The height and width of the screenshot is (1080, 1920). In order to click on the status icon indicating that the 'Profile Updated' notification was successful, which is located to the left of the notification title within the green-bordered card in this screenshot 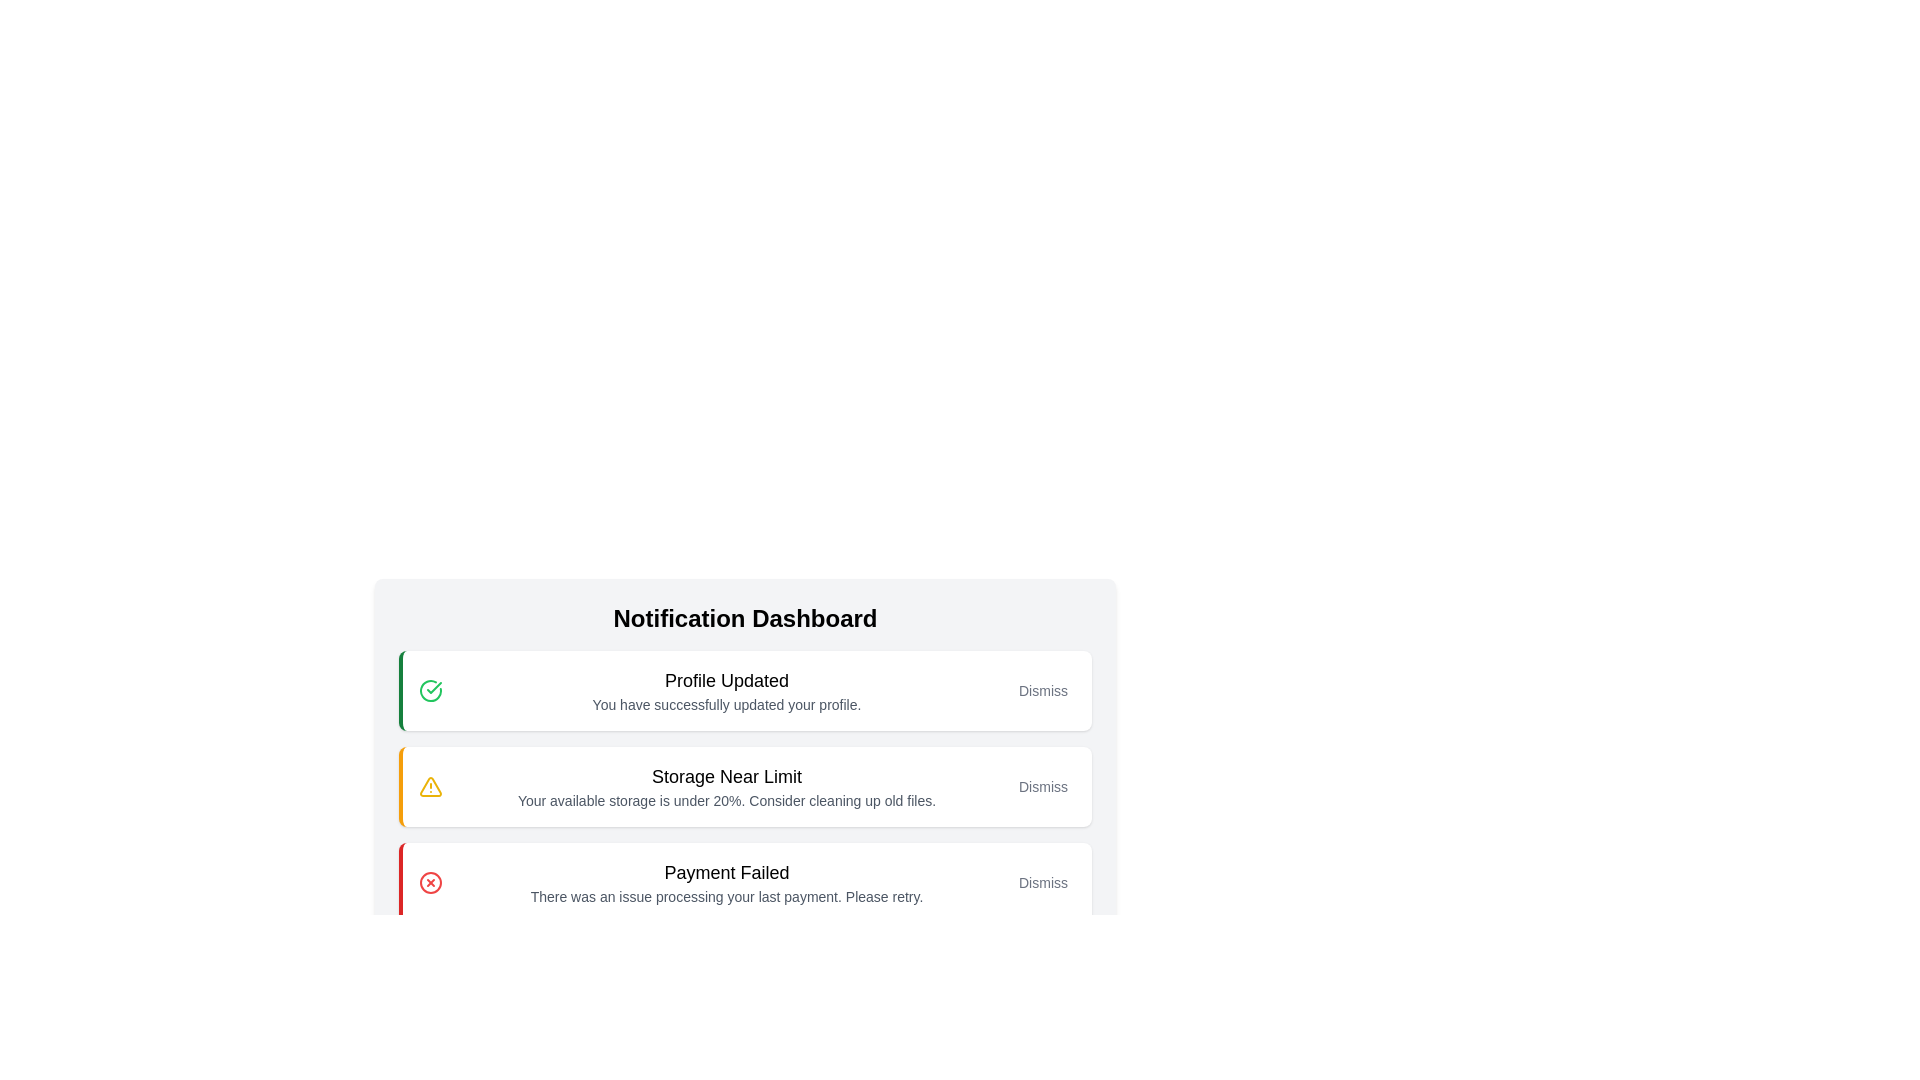, I will do `click(430, 689)`.